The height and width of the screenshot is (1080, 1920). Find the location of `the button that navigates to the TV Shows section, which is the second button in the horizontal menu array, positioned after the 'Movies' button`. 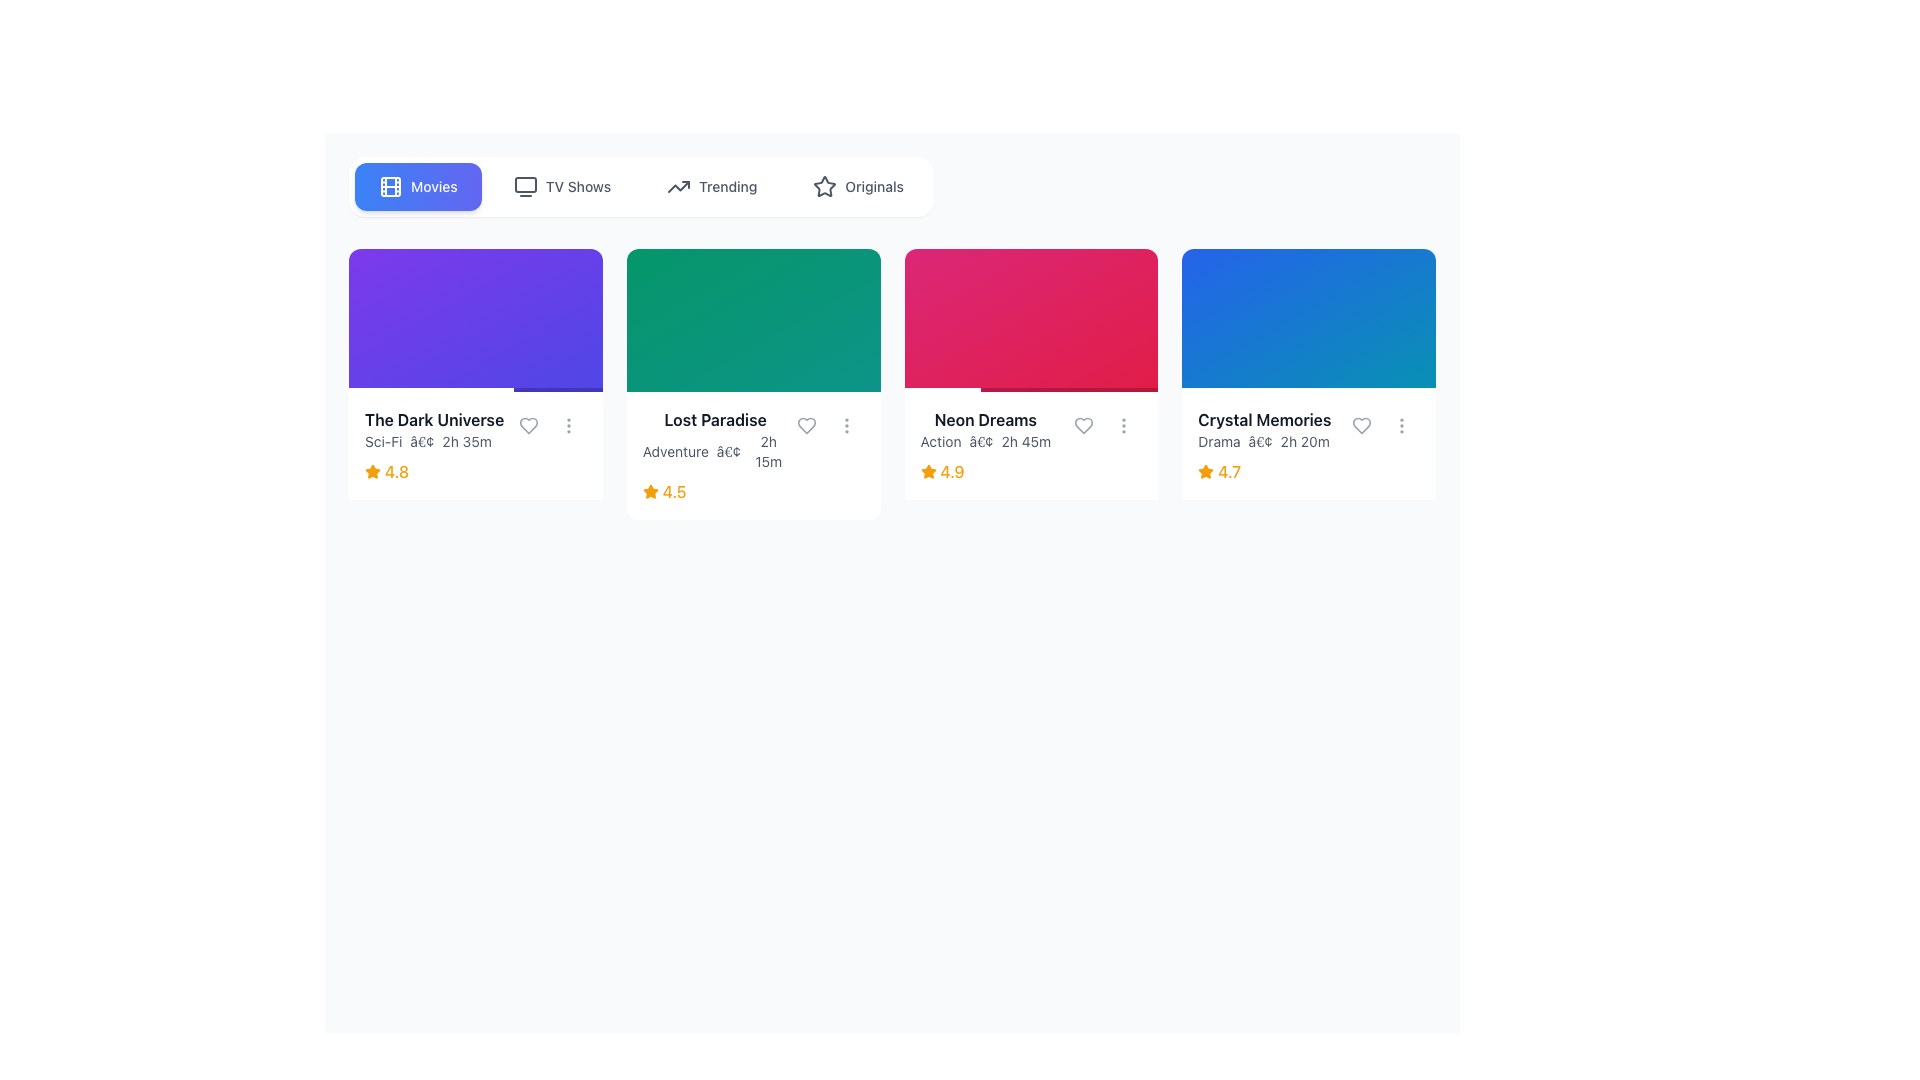

the button that navigates to the TV Shows section, which is the second button in the horizontal menu array, positioned after the 'Movies' button is located at coordinates (561, 186).